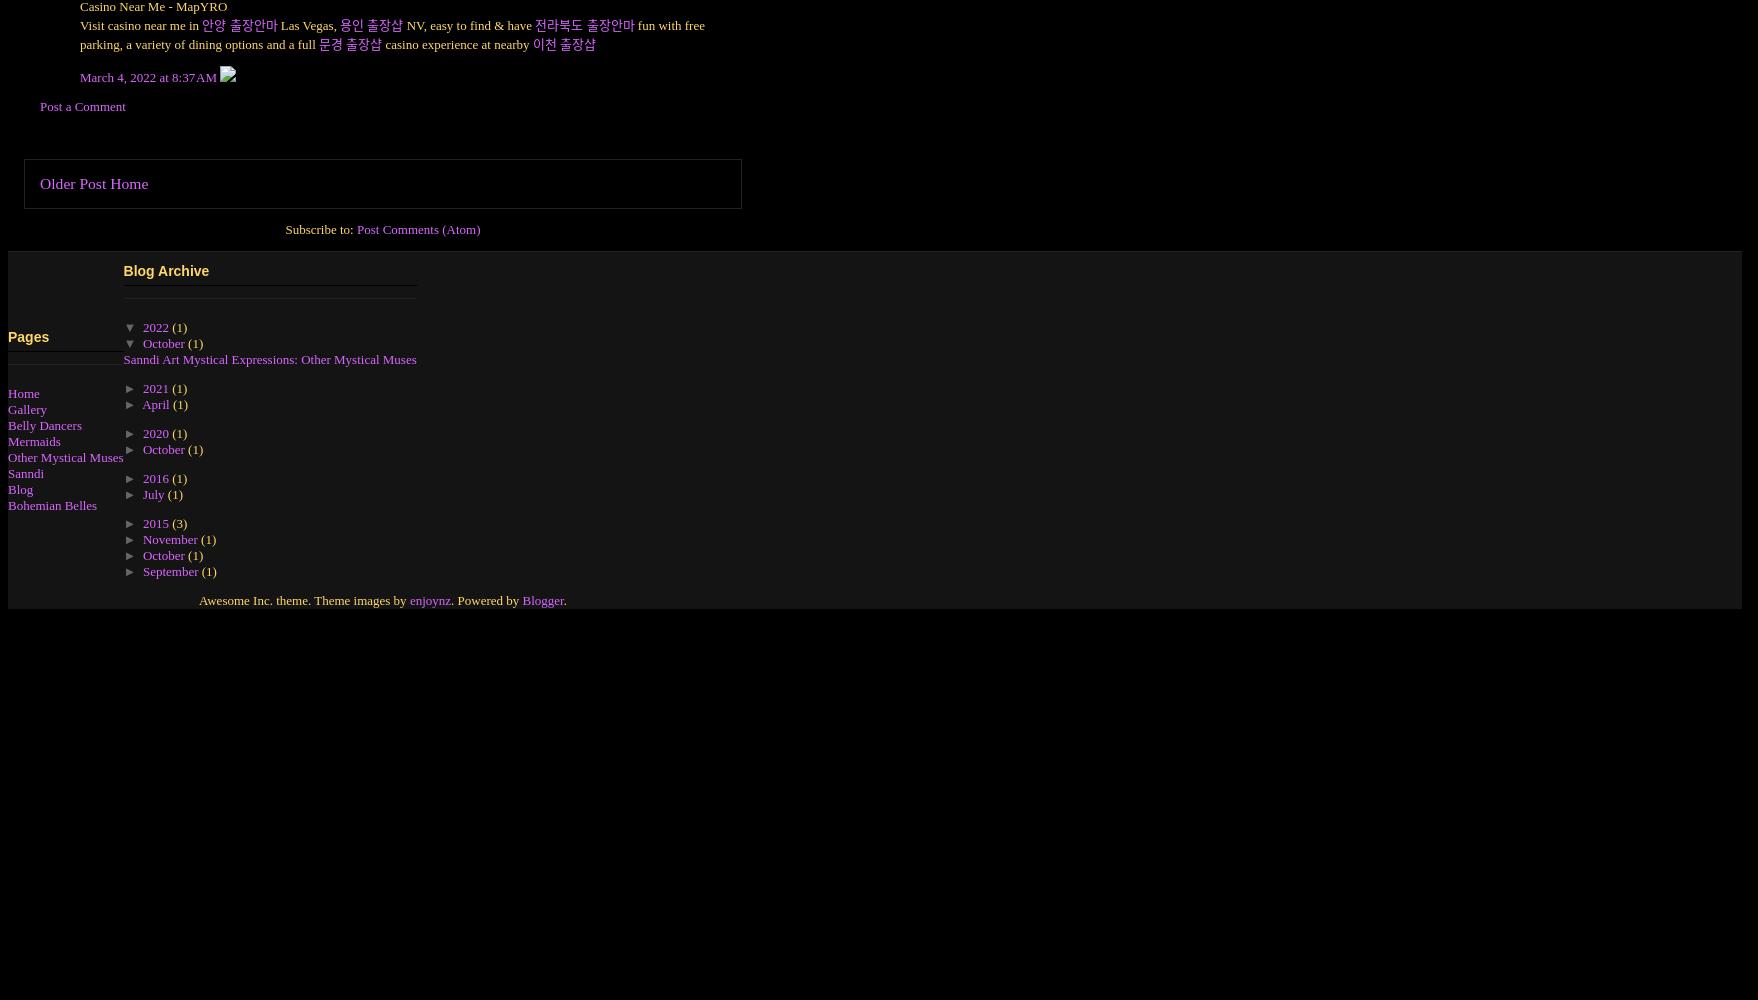 Image resolution: width=1758 pixels, height=1000 pixels. I want to click on 'Las Vegas,', so click(308, 24).